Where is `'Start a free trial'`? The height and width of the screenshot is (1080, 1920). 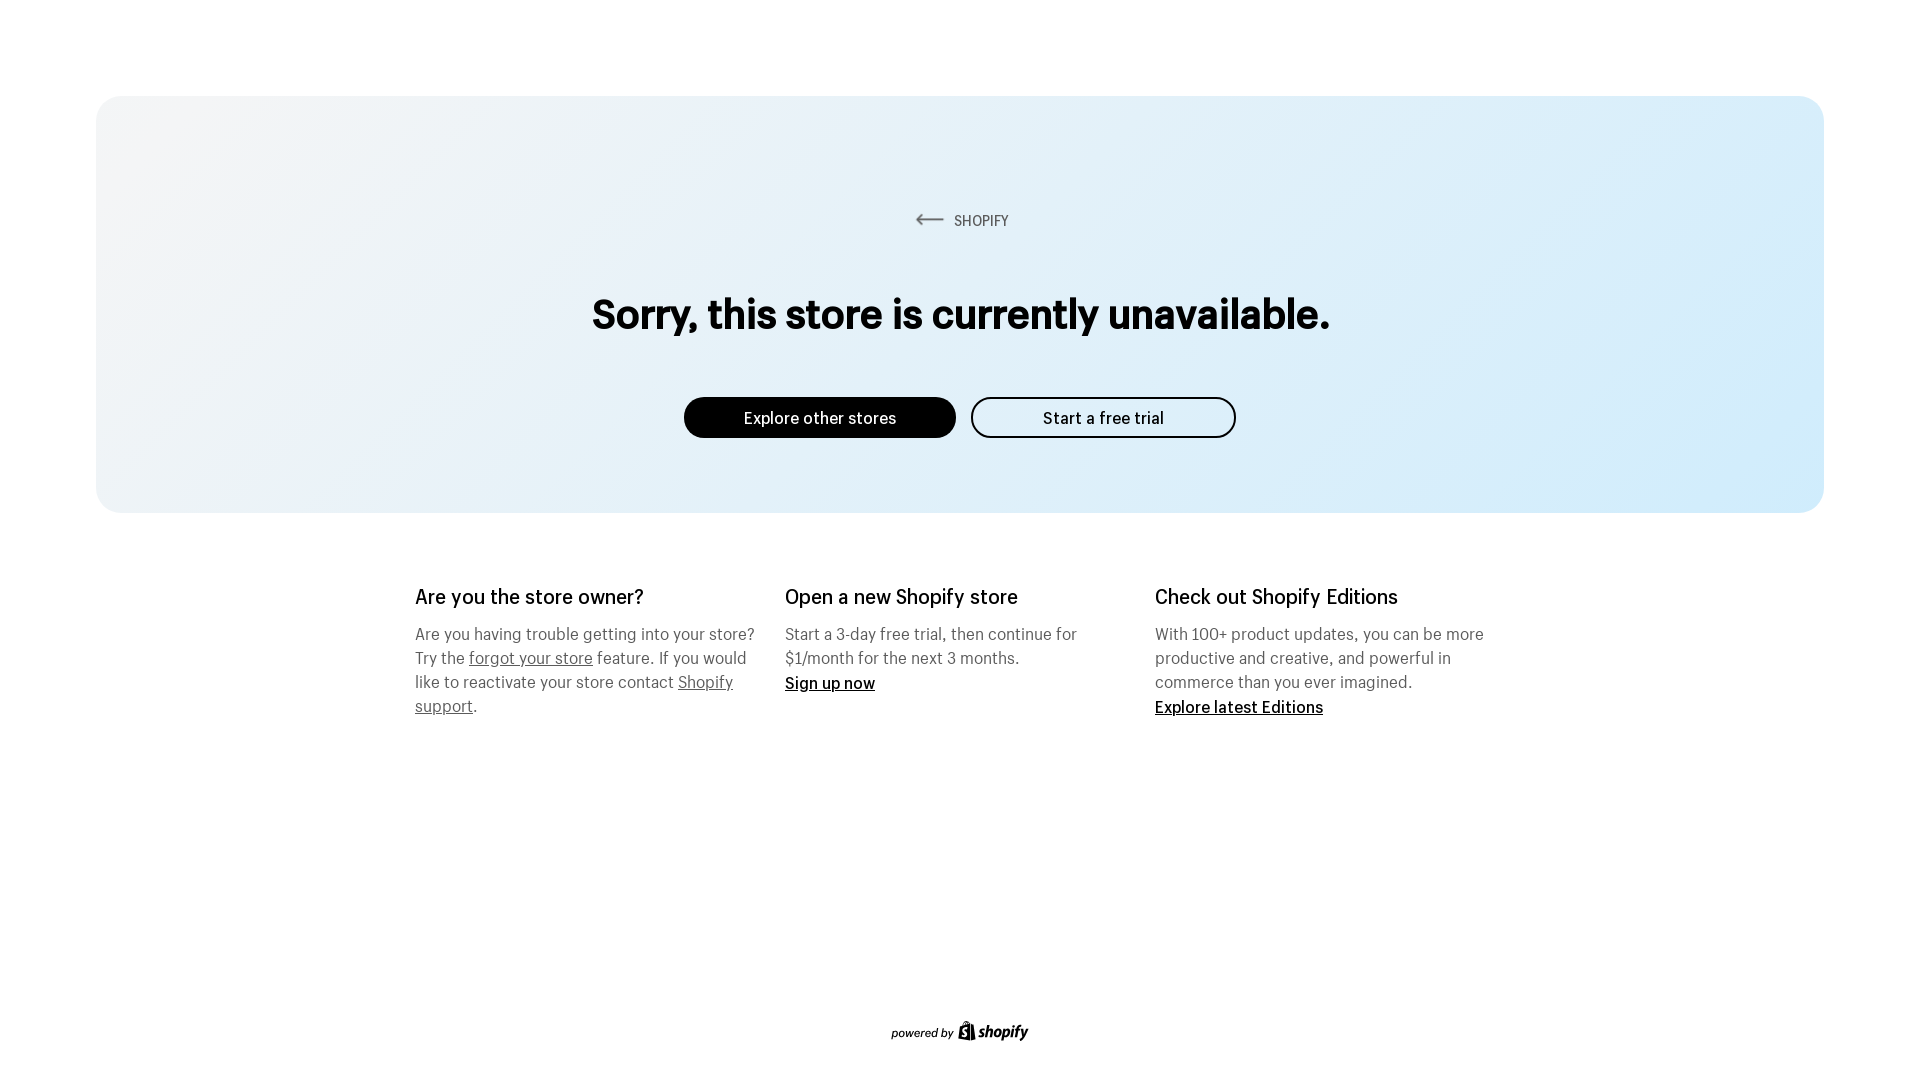
'Start a free trial' is located at coordinates (970, 416).